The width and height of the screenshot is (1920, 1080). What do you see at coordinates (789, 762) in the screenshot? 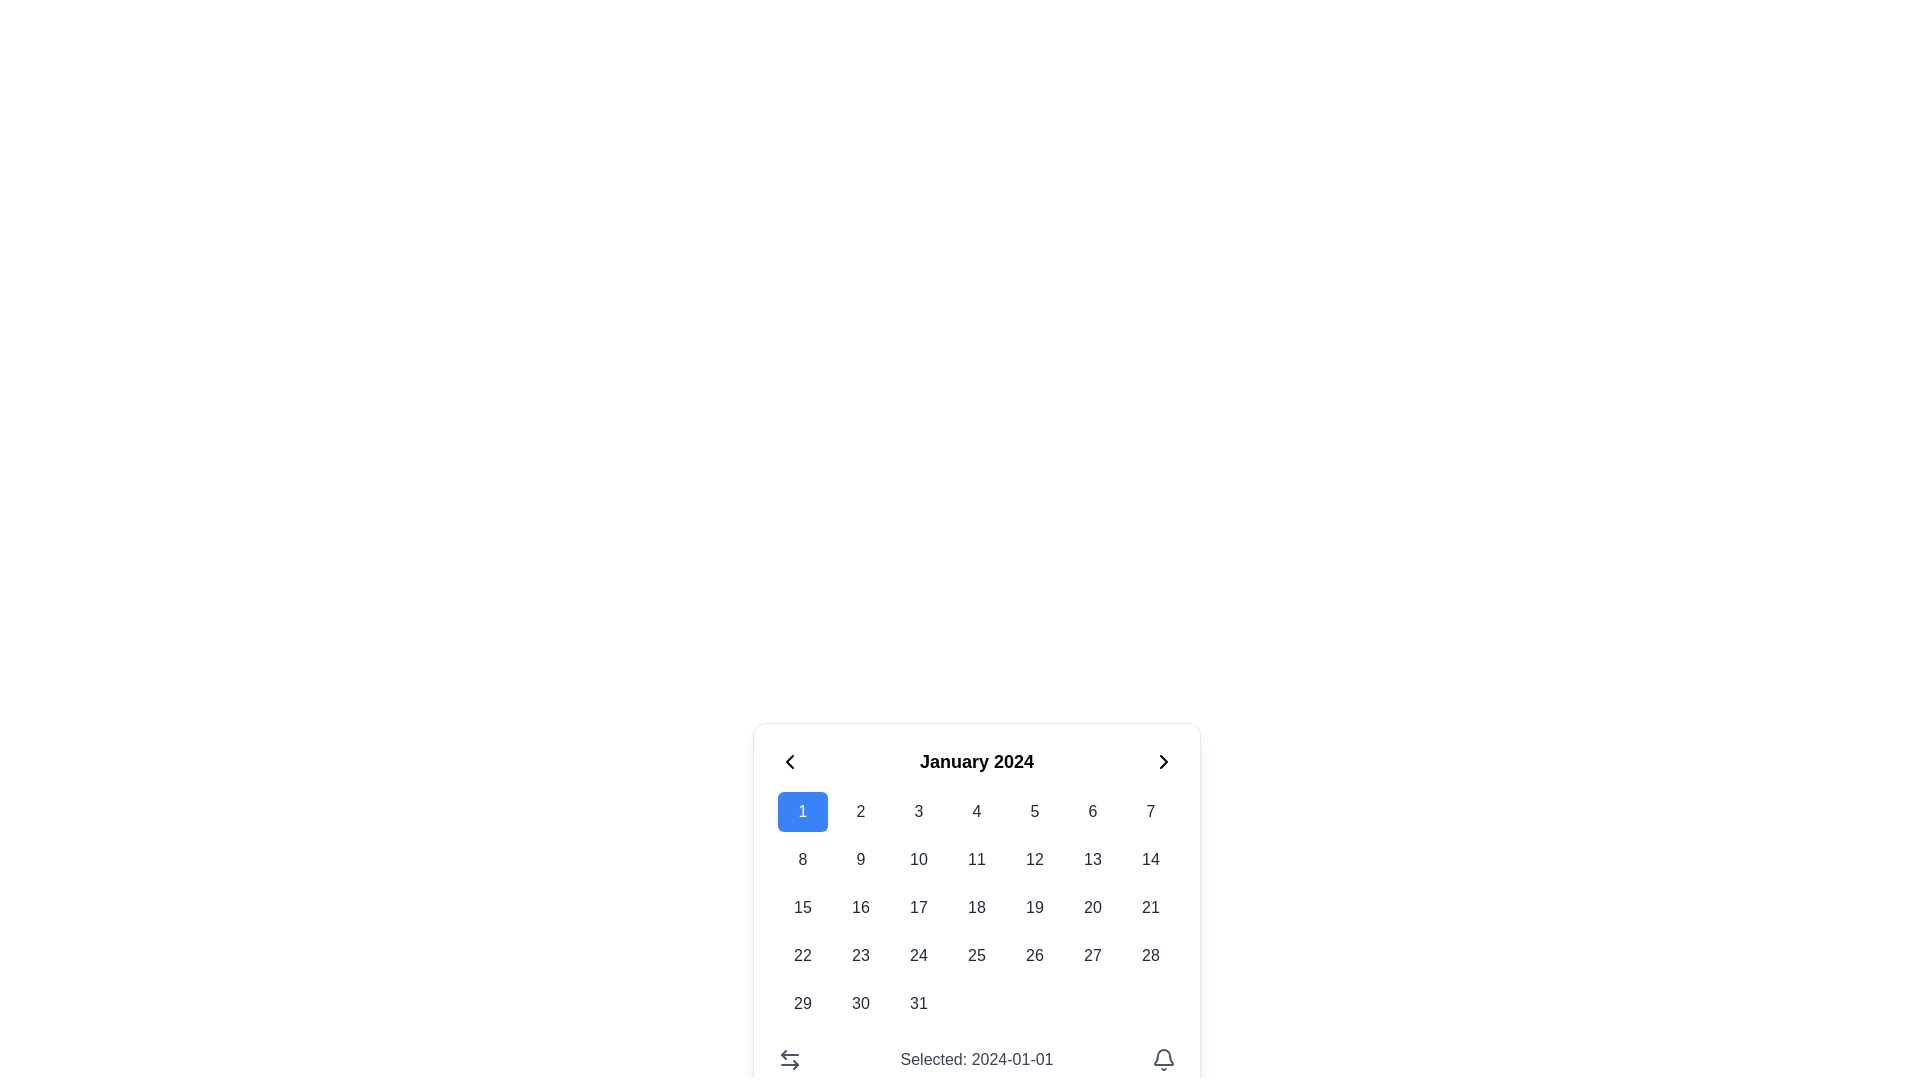
I see `the leftward-pointing chevron icon button located on the far left of the calendar header bar` at bounding box center [789, 762].